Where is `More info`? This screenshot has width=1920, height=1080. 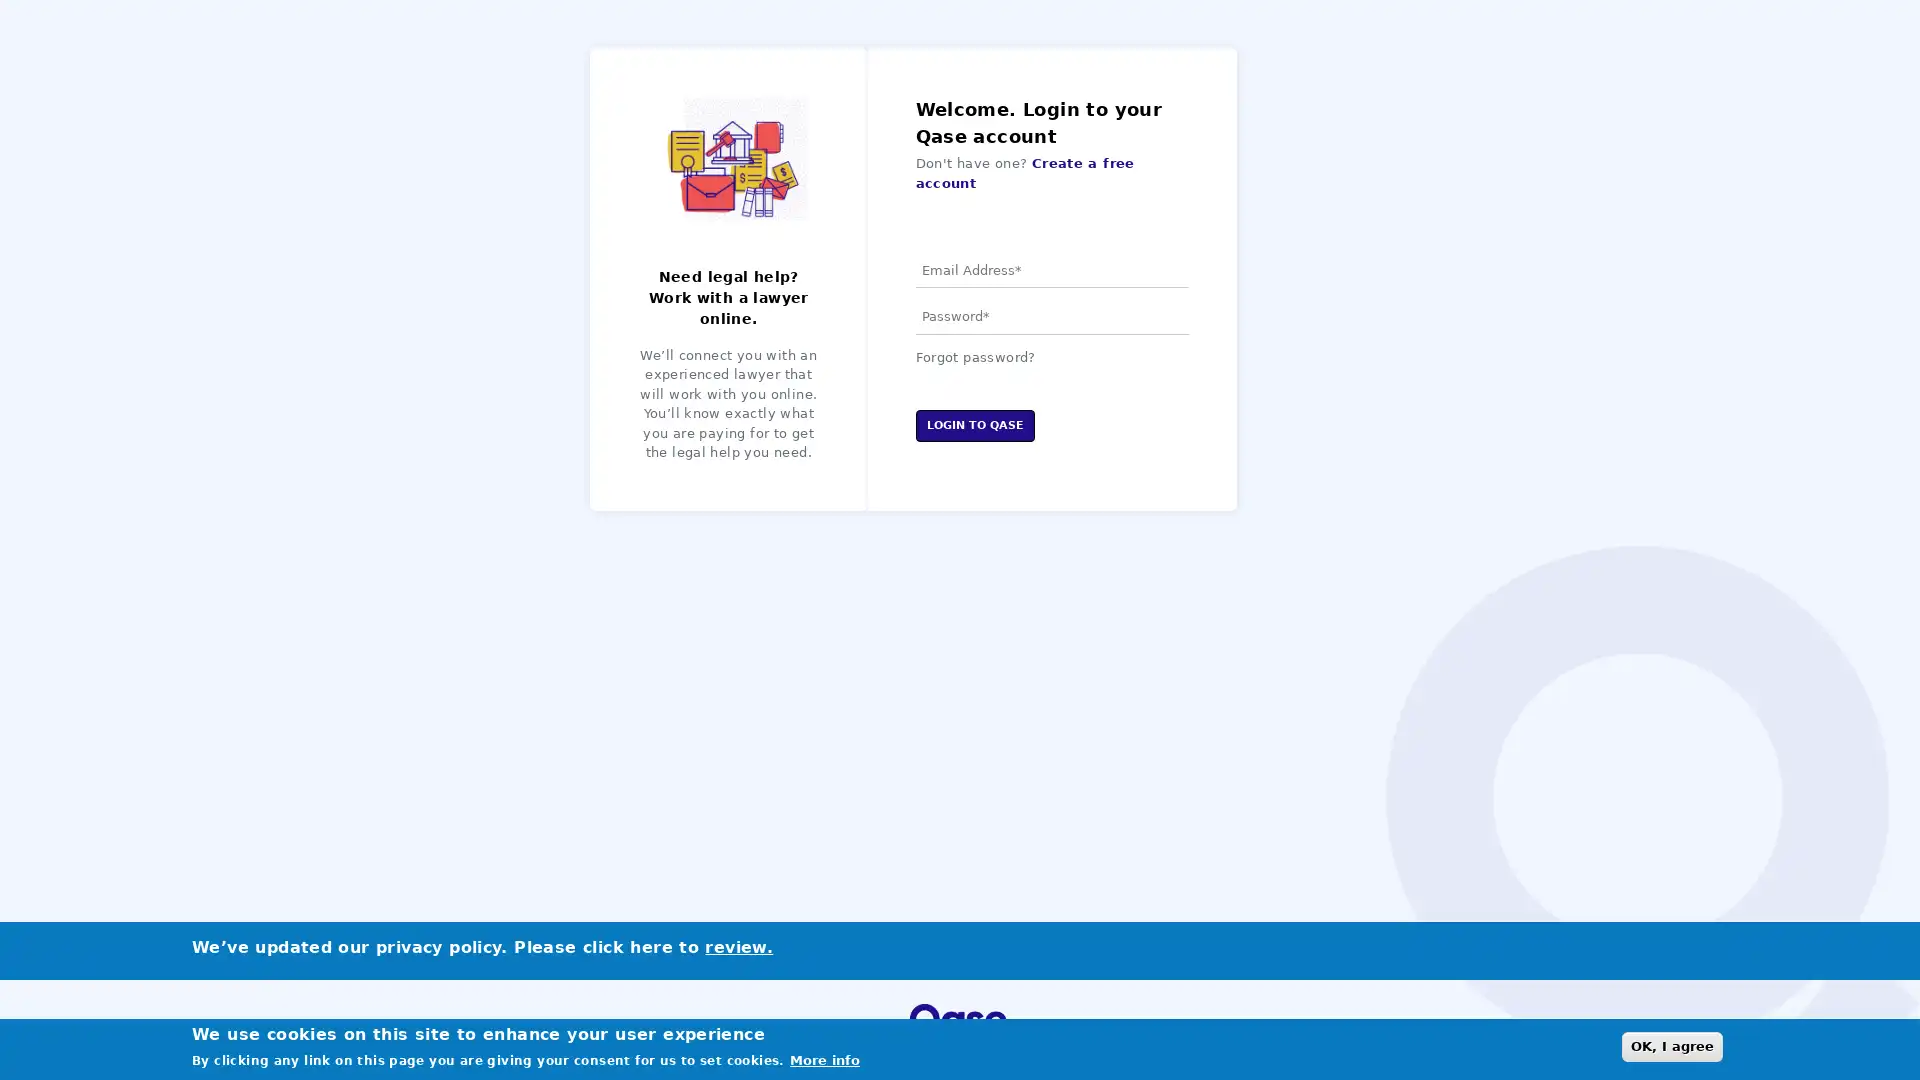 More info is located at coordinates (825, 1059).